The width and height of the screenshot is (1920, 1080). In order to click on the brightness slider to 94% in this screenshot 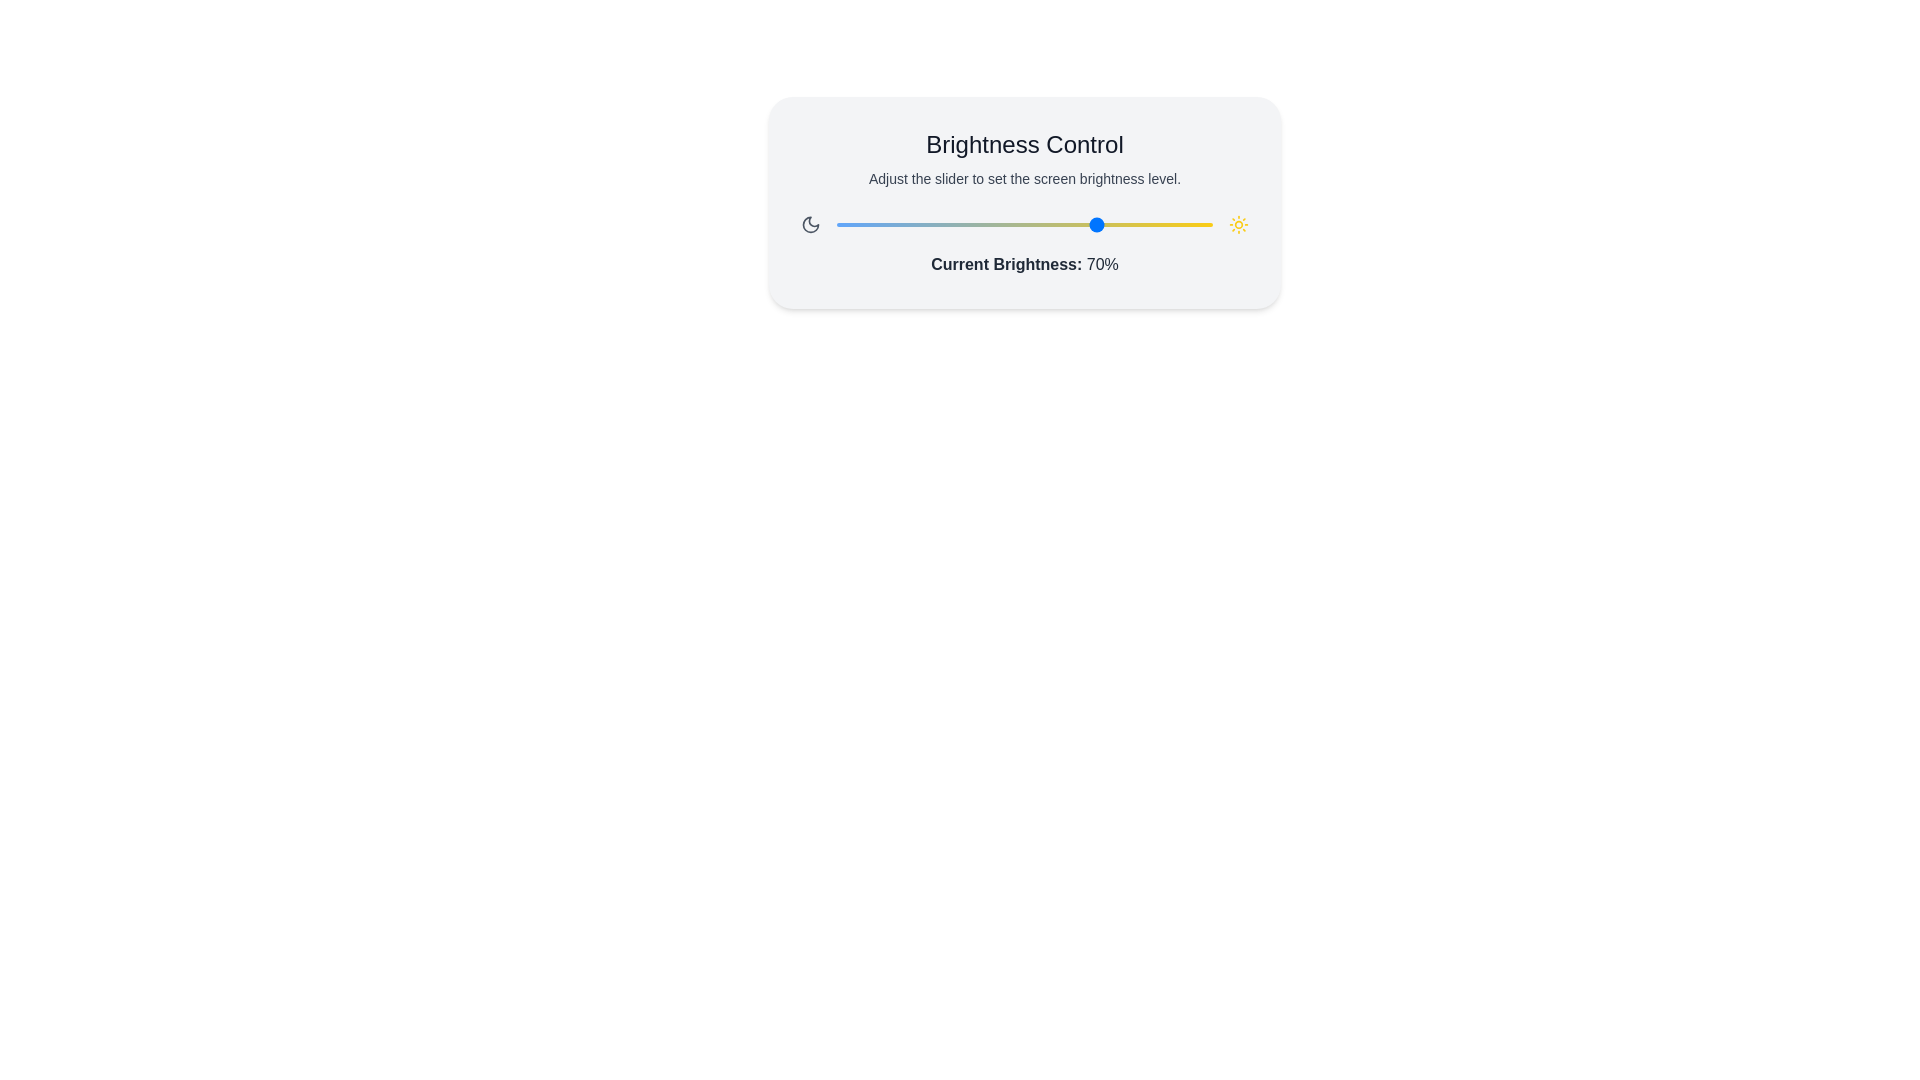, I will do `click(1190, 224)`.